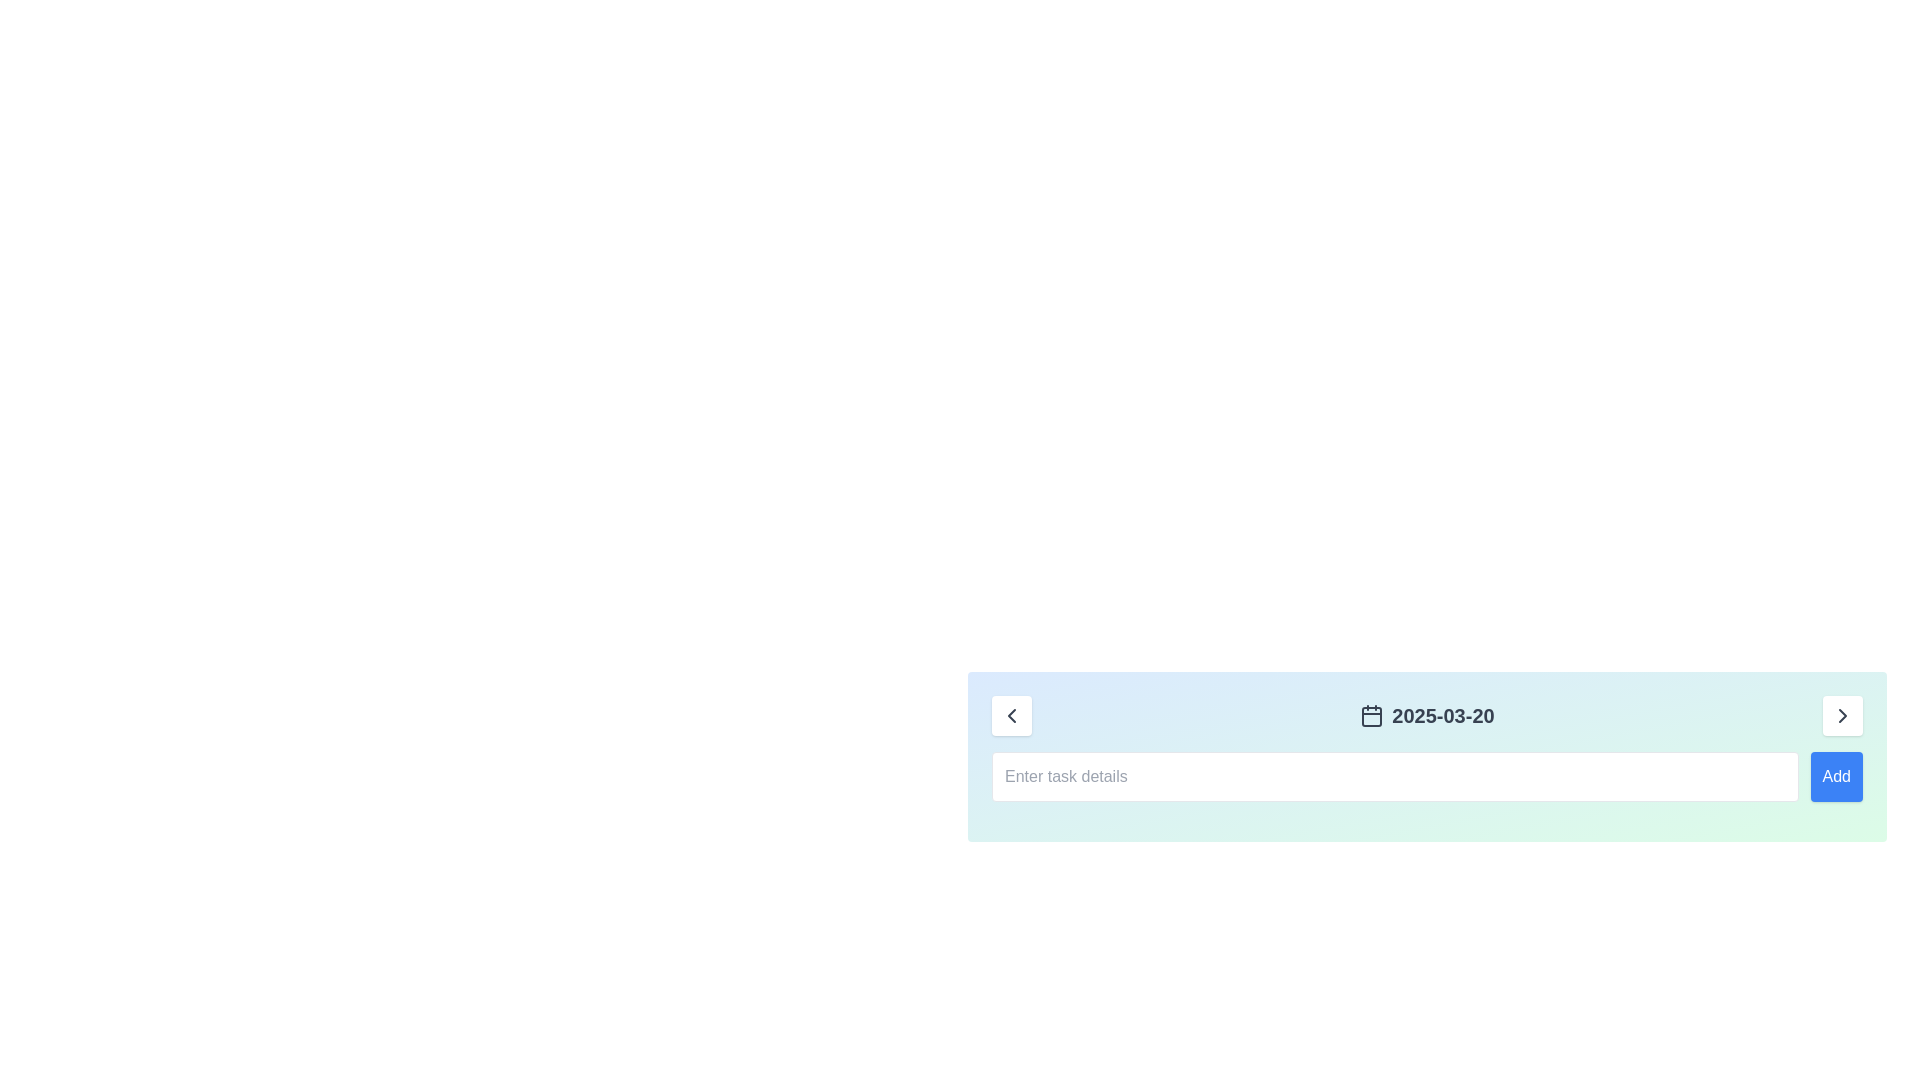 This screenshot has width=1920, height=1080. Describe the element at coordinates (1371, 715) in the screenshot. I see `the calendar icon located immediately to the left of the text '2025-03-20'` at that location.